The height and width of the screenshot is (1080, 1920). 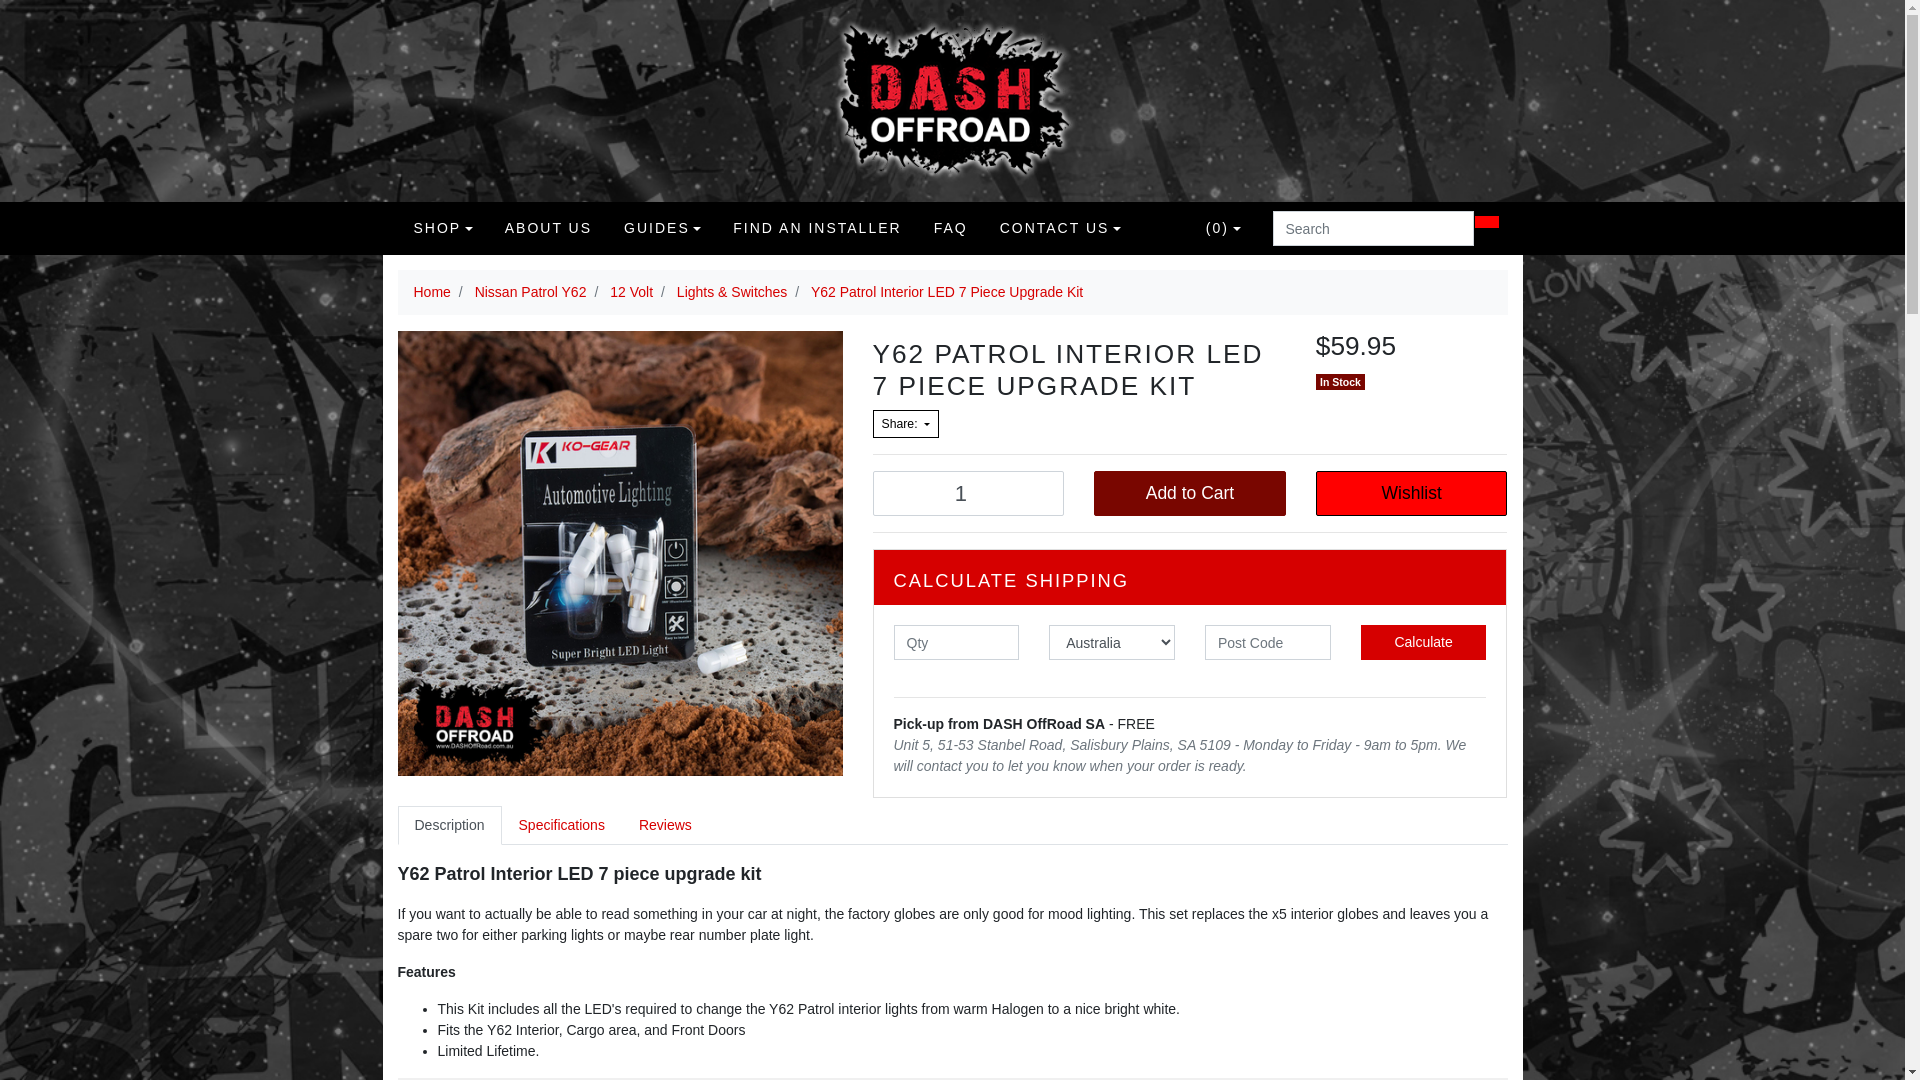 What do you see at coordinates (1222, 227) in the screenshot?
I see `'(0)'` at bounding box center [1222, 227].